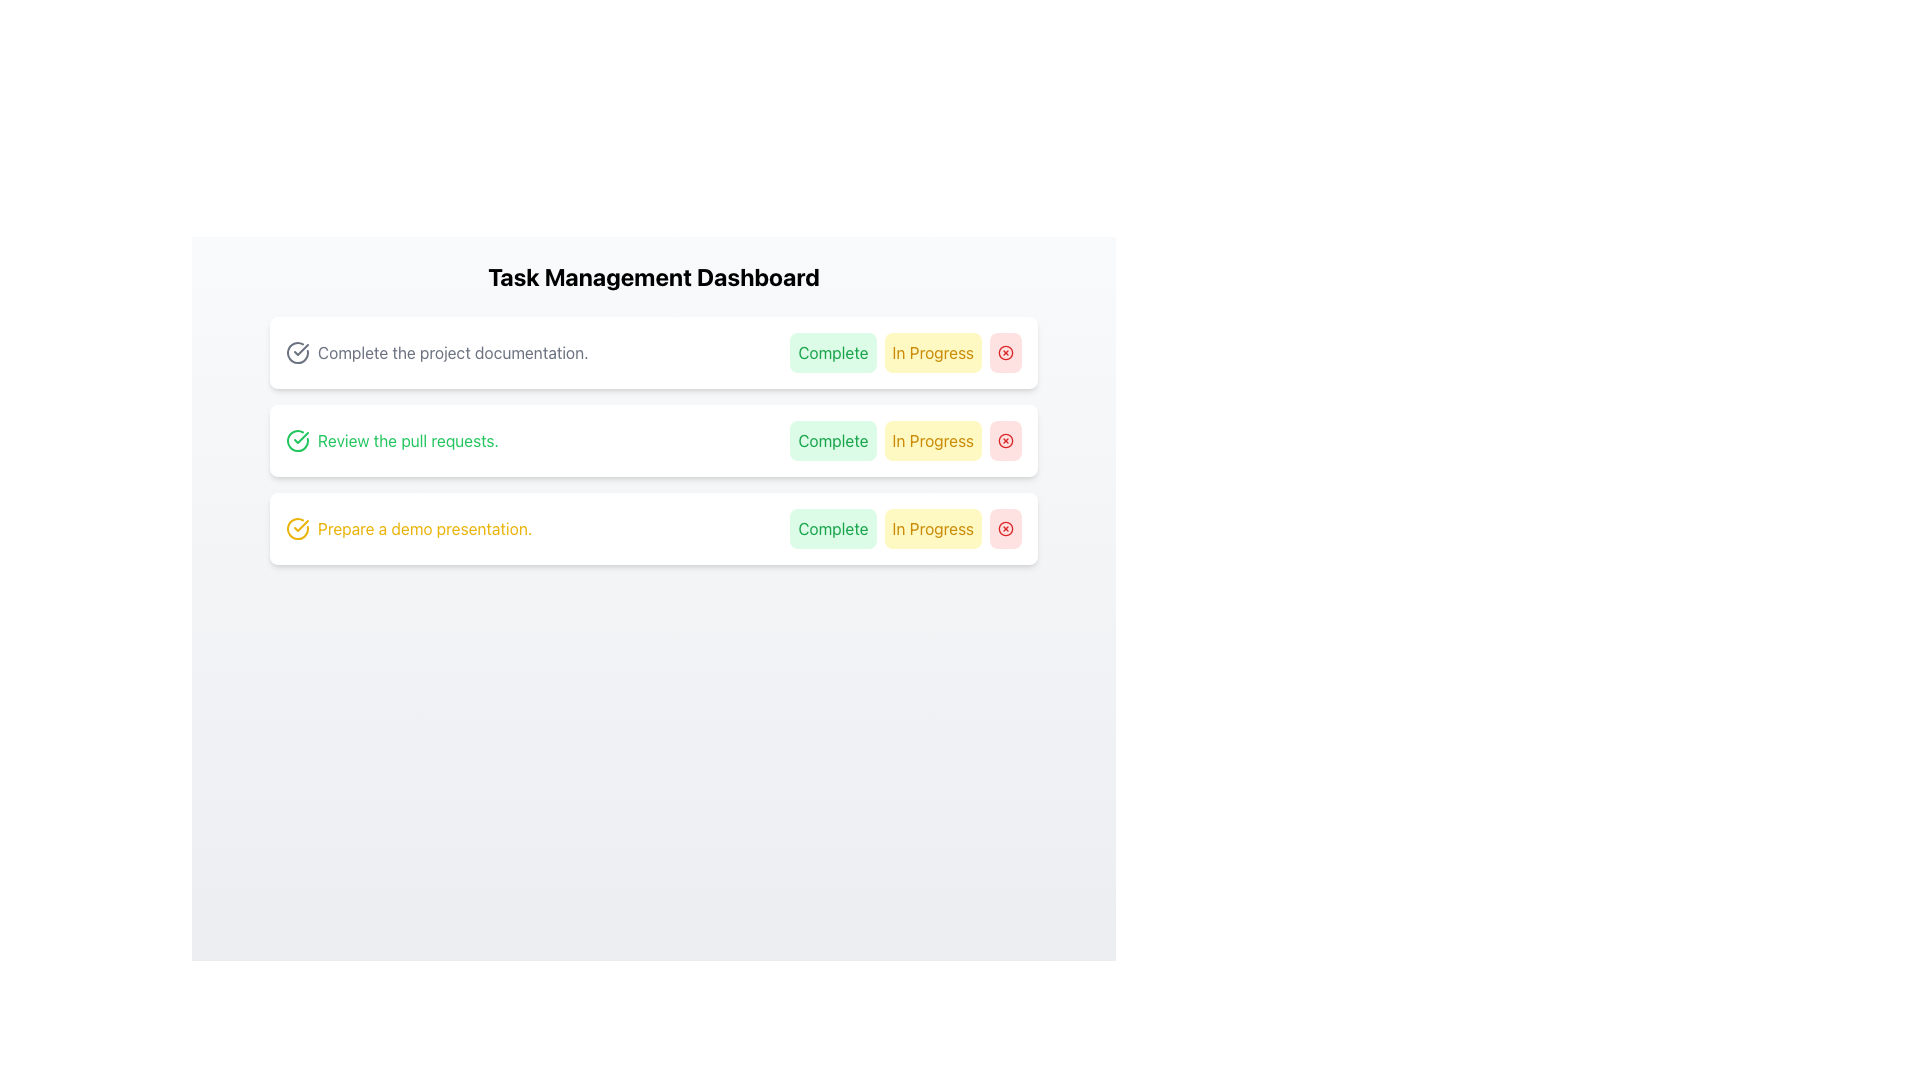 The image size is (1920, 1080). What do you see at coordinates (296, 352) in the screenshot?
I see `the circular gray checkmark icon that represents a complete or confirmation symbol, located to the left of the text 'Complete the project documentation.' in the first task row of the task management dashboard` at bounding box center [296, 352].